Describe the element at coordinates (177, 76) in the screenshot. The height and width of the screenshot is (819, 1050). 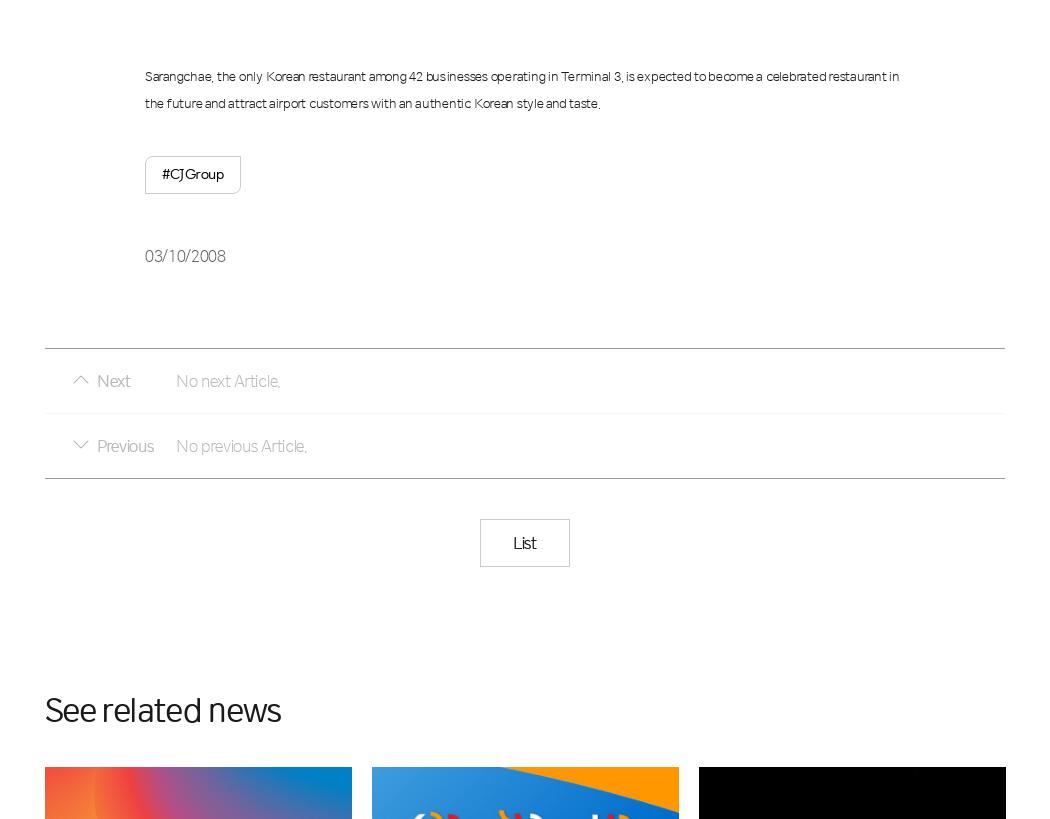
I see `'Sarangchae'` at that location.